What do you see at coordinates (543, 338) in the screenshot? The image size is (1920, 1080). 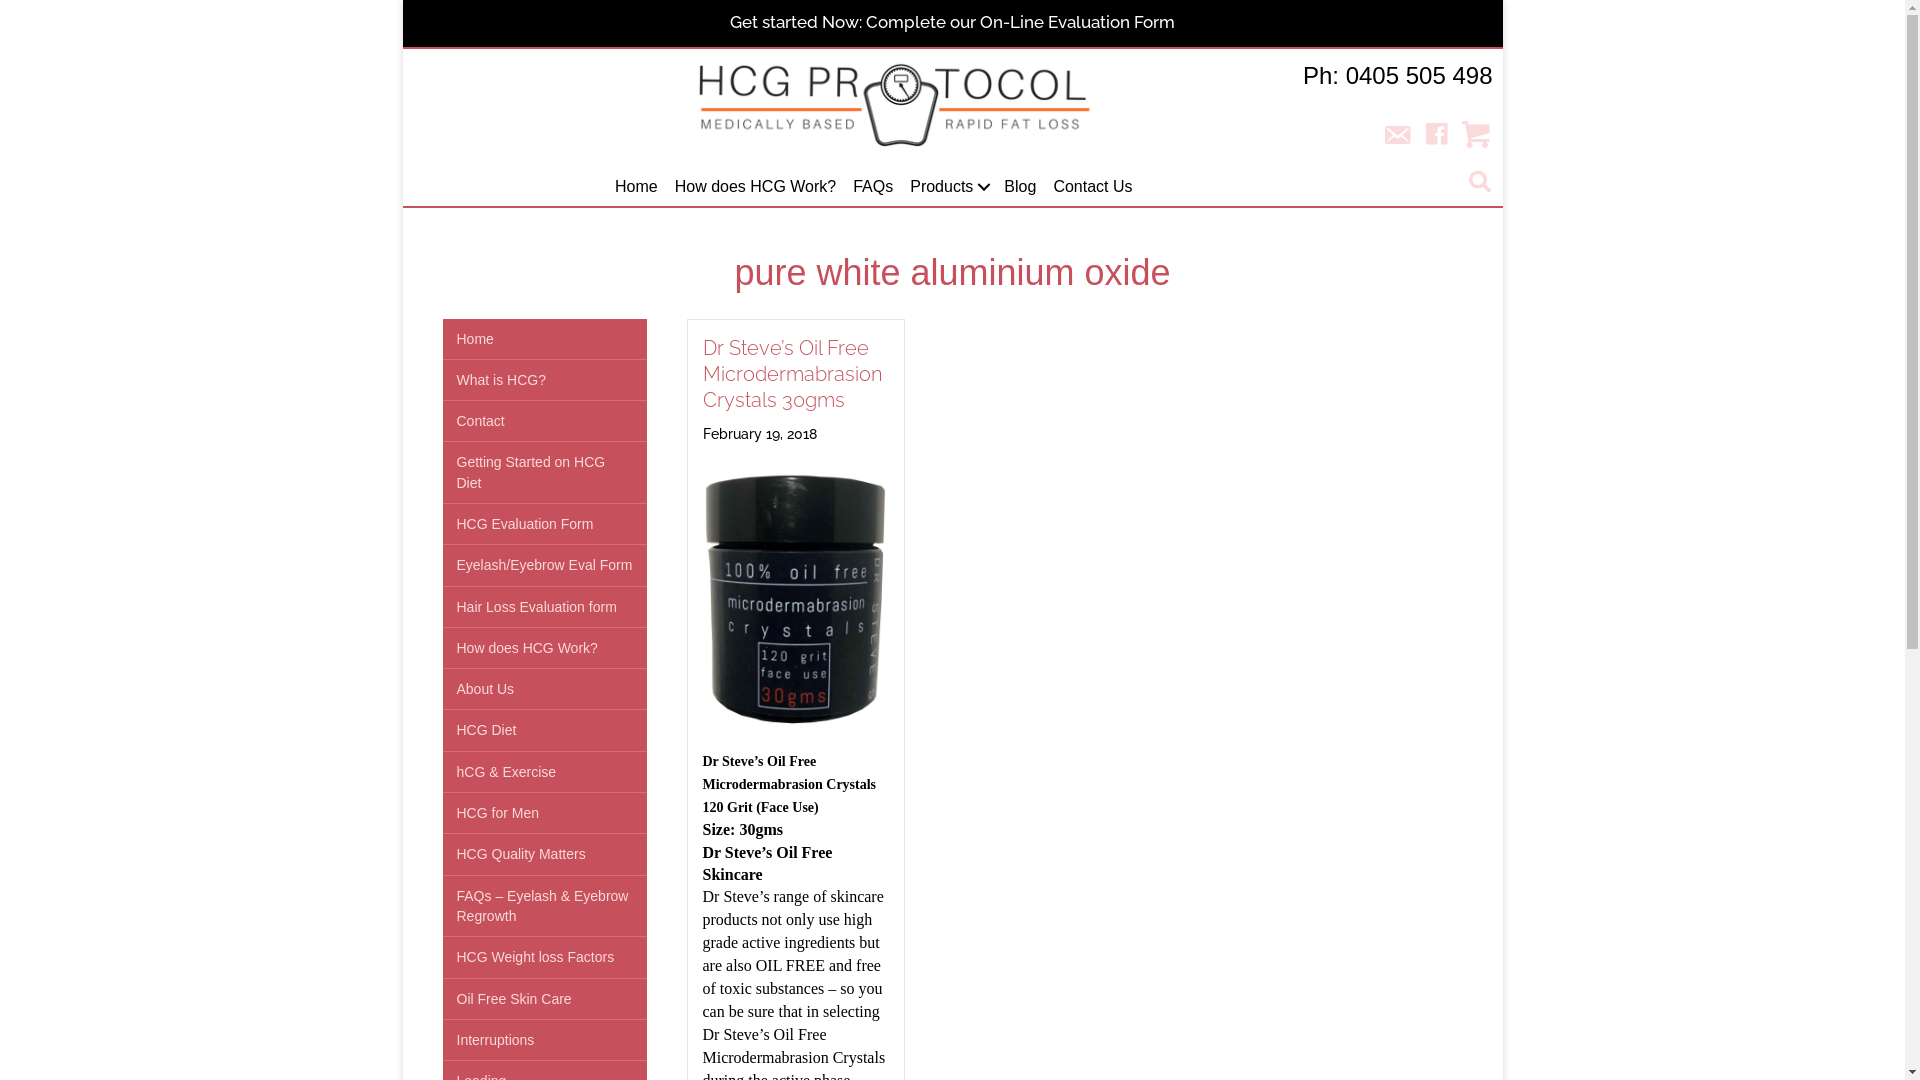 I see `'Home'` at bounding box center [543, 338].